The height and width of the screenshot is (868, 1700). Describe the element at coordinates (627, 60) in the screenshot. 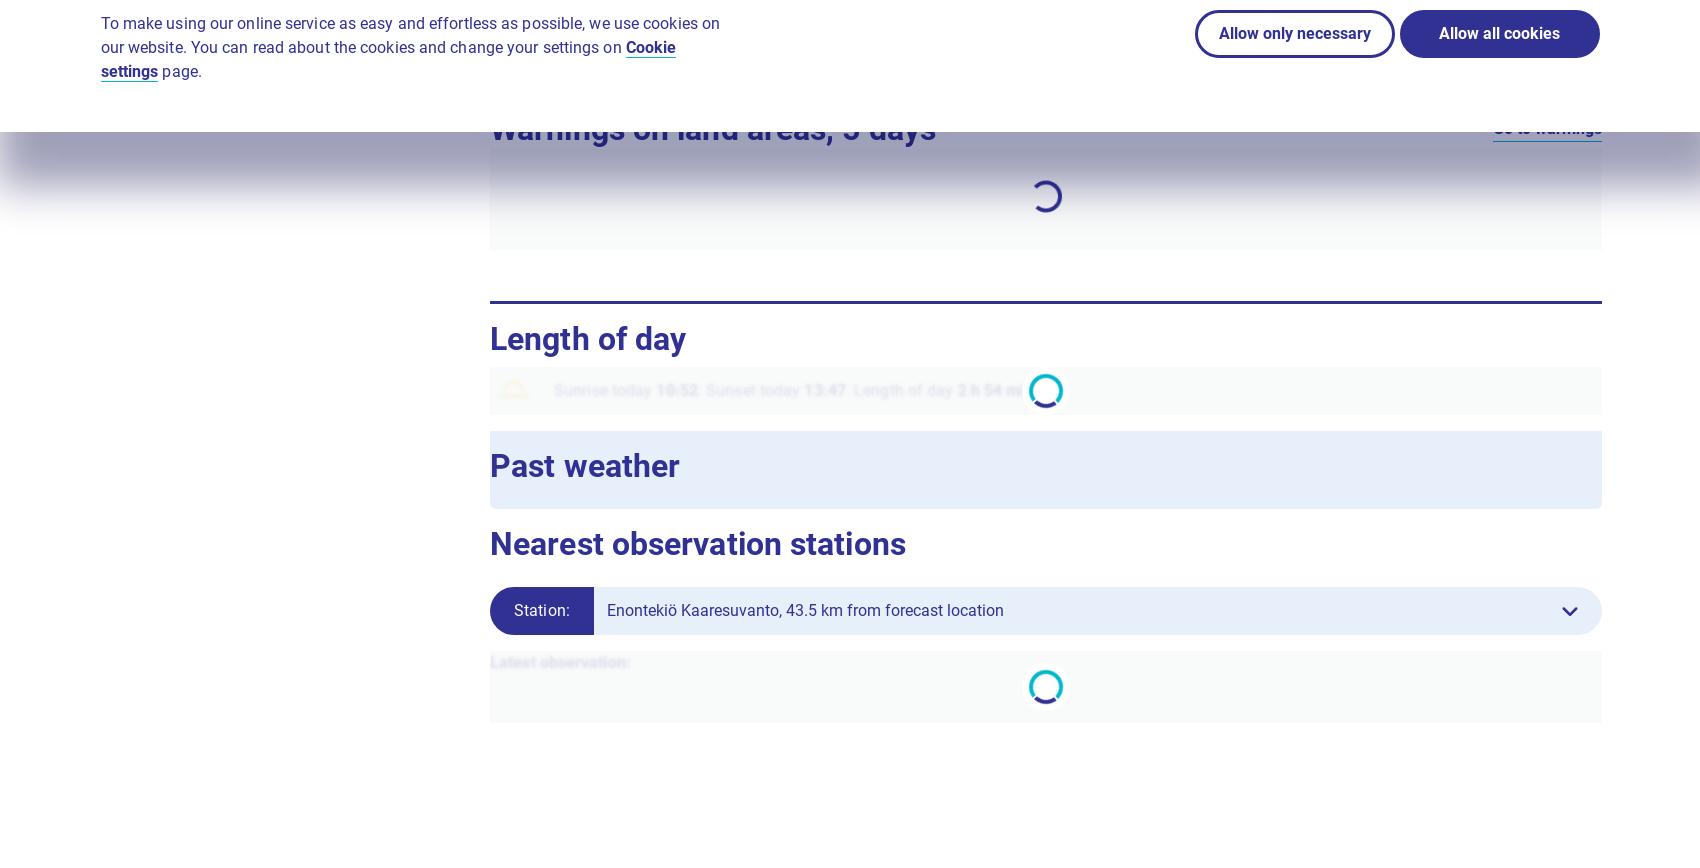

I see `'Interpretation guide for Local weather'` at that location.